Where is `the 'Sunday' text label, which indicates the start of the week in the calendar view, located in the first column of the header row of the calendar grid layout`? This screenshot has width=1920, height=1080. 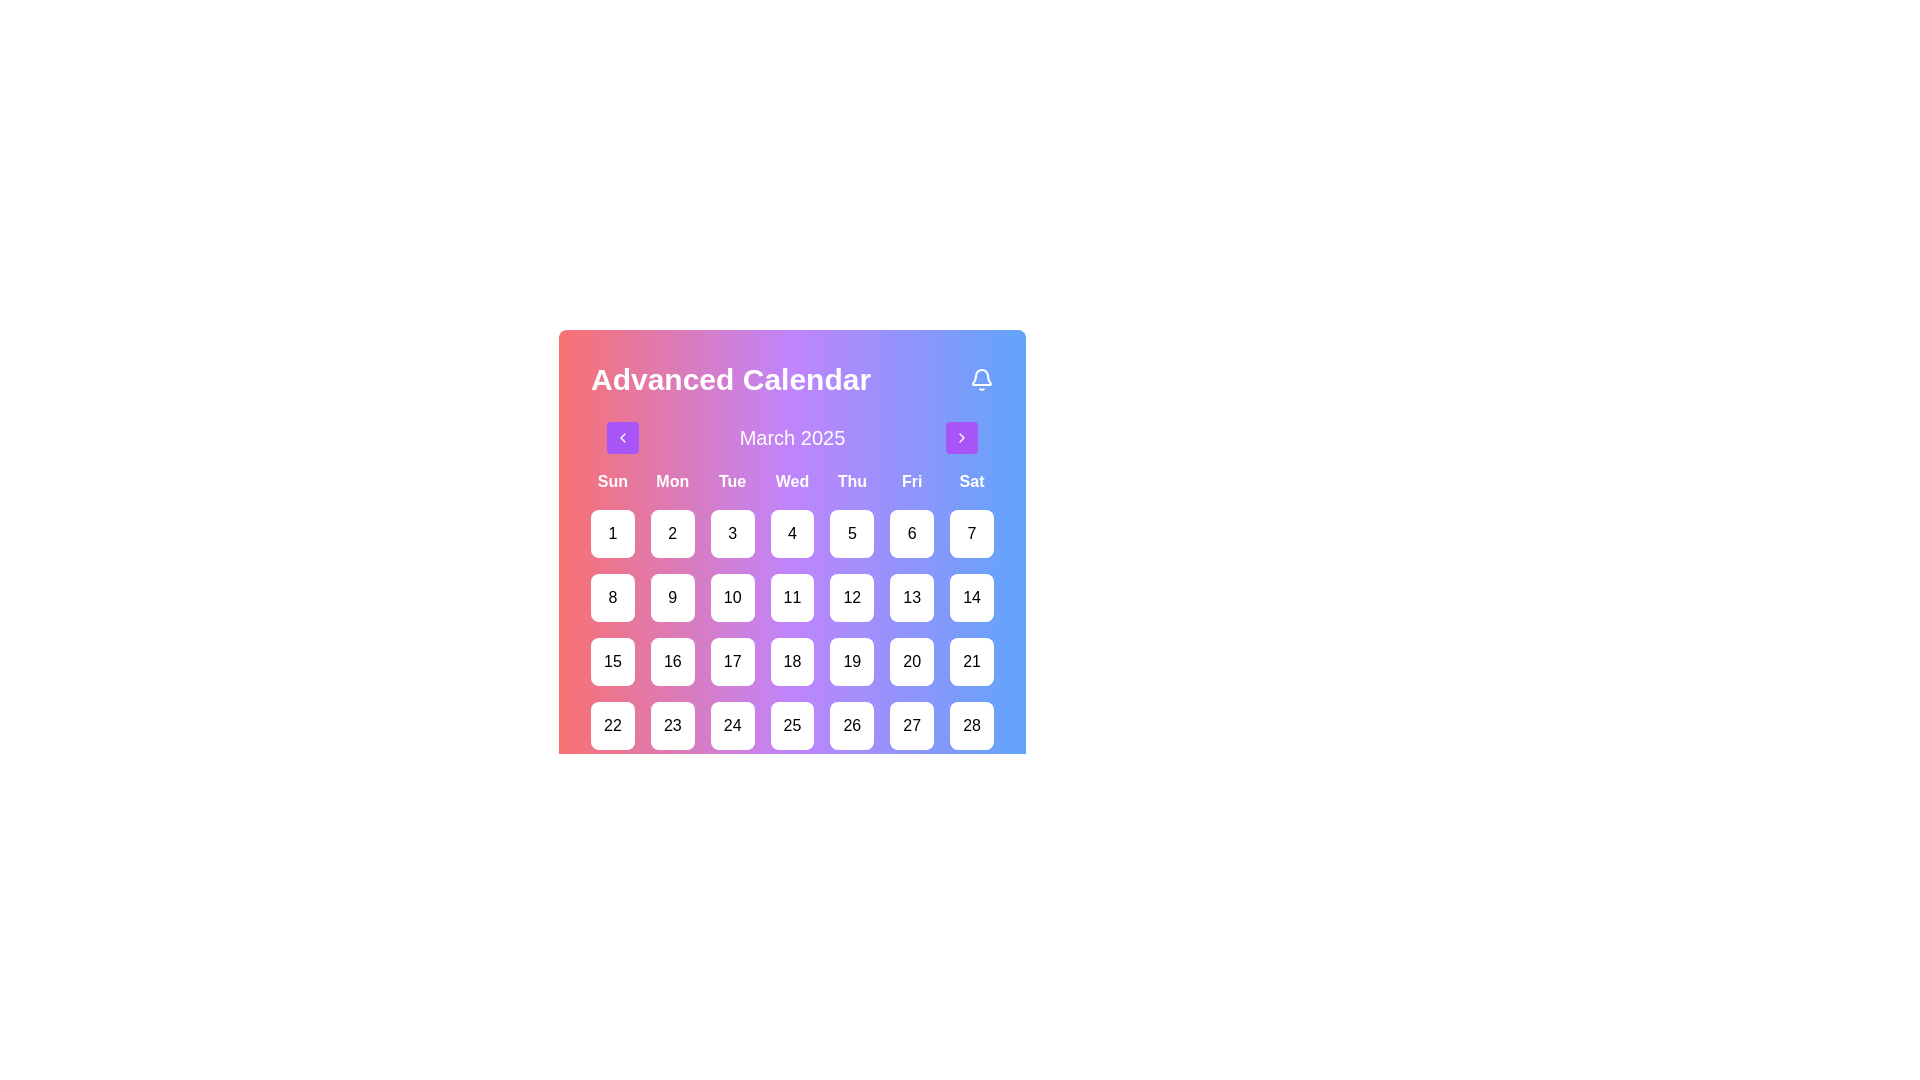
the 'Sunday' text label, which indicates the start of the week in the calendar view, located in the first column of the header row of the calendar grid layout is located at coordinates (611, 482).